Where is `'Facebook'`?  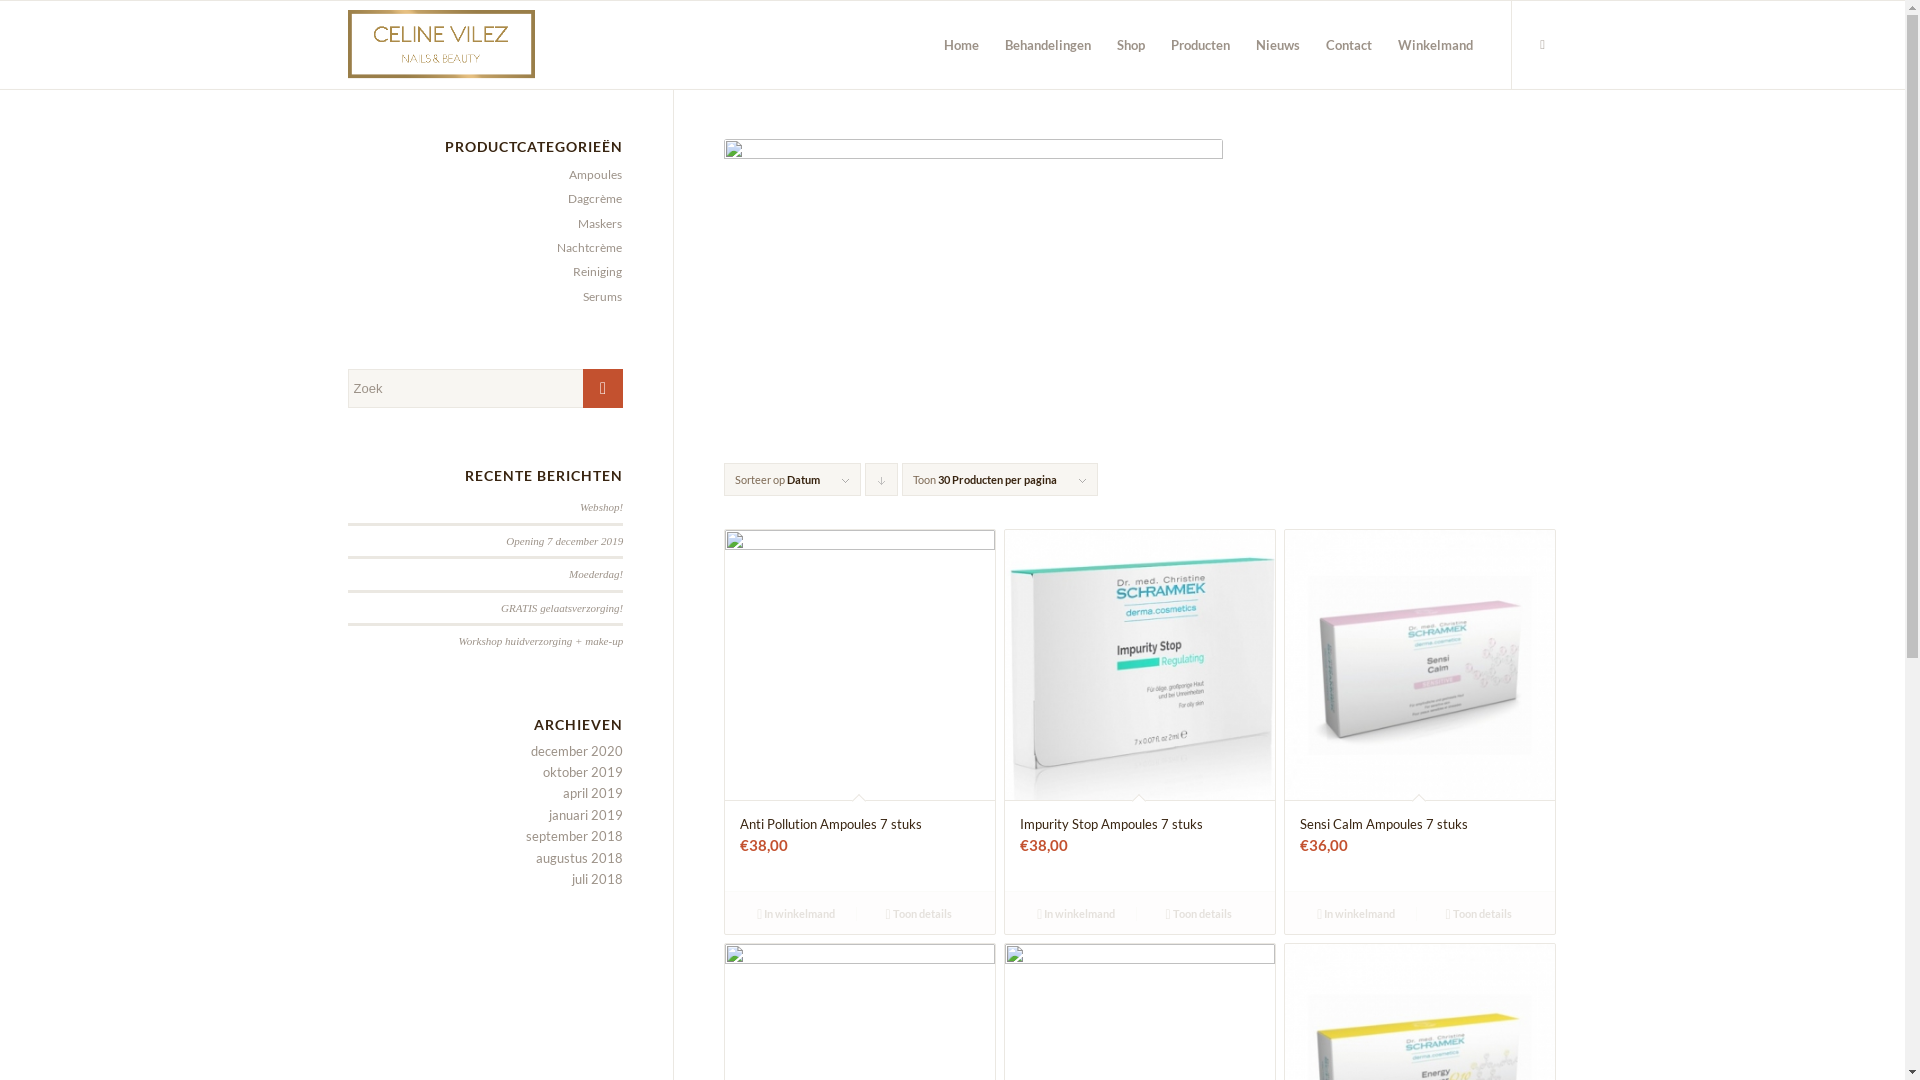 'Facebook' is located at coordinates (1541, 43).